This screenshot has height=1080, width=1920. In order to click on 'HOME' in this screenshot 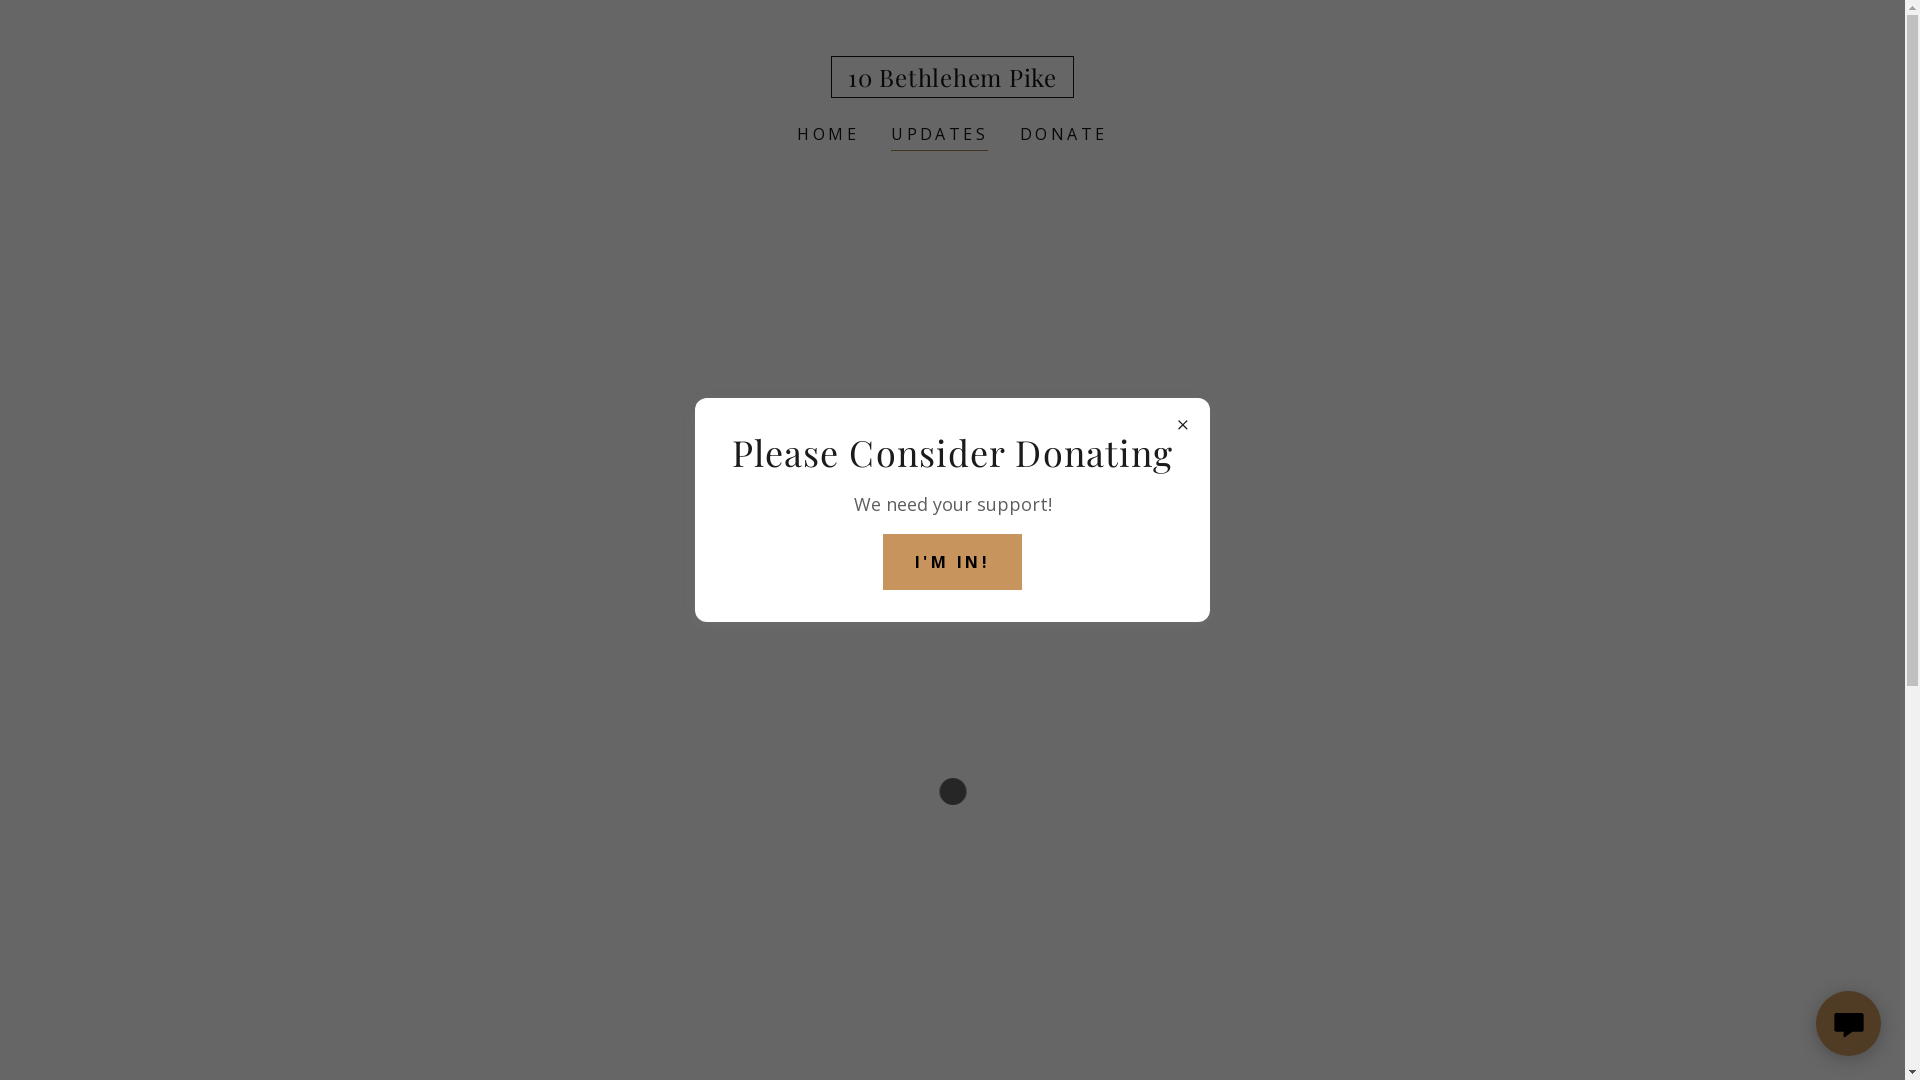, I will do `click(790, 134)`.